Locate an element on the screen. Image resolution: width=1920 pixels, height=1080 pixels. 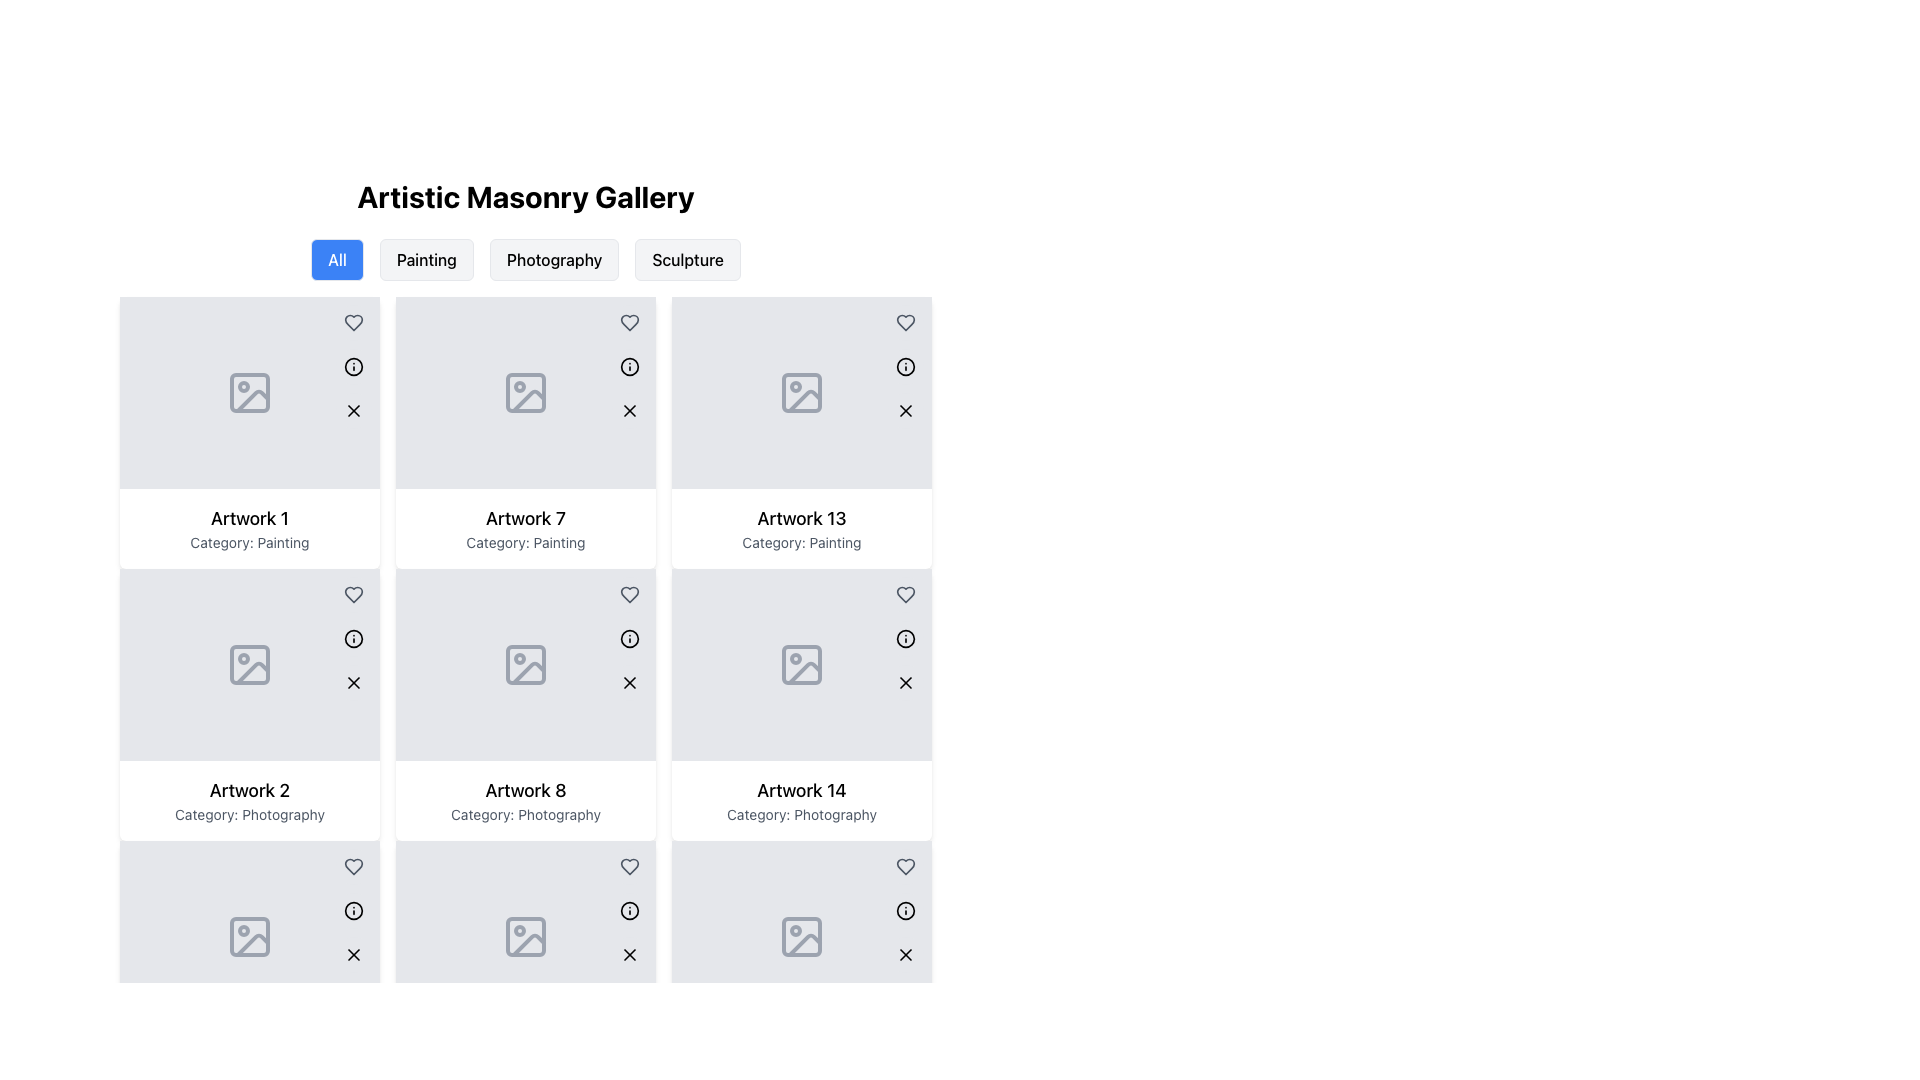
text information from the descriptor of the card component titled 'Artwork 2' with the category 'Photography', located in the bottom section of the second column in the second row of a grid layout is located at coordinates (248, 800).